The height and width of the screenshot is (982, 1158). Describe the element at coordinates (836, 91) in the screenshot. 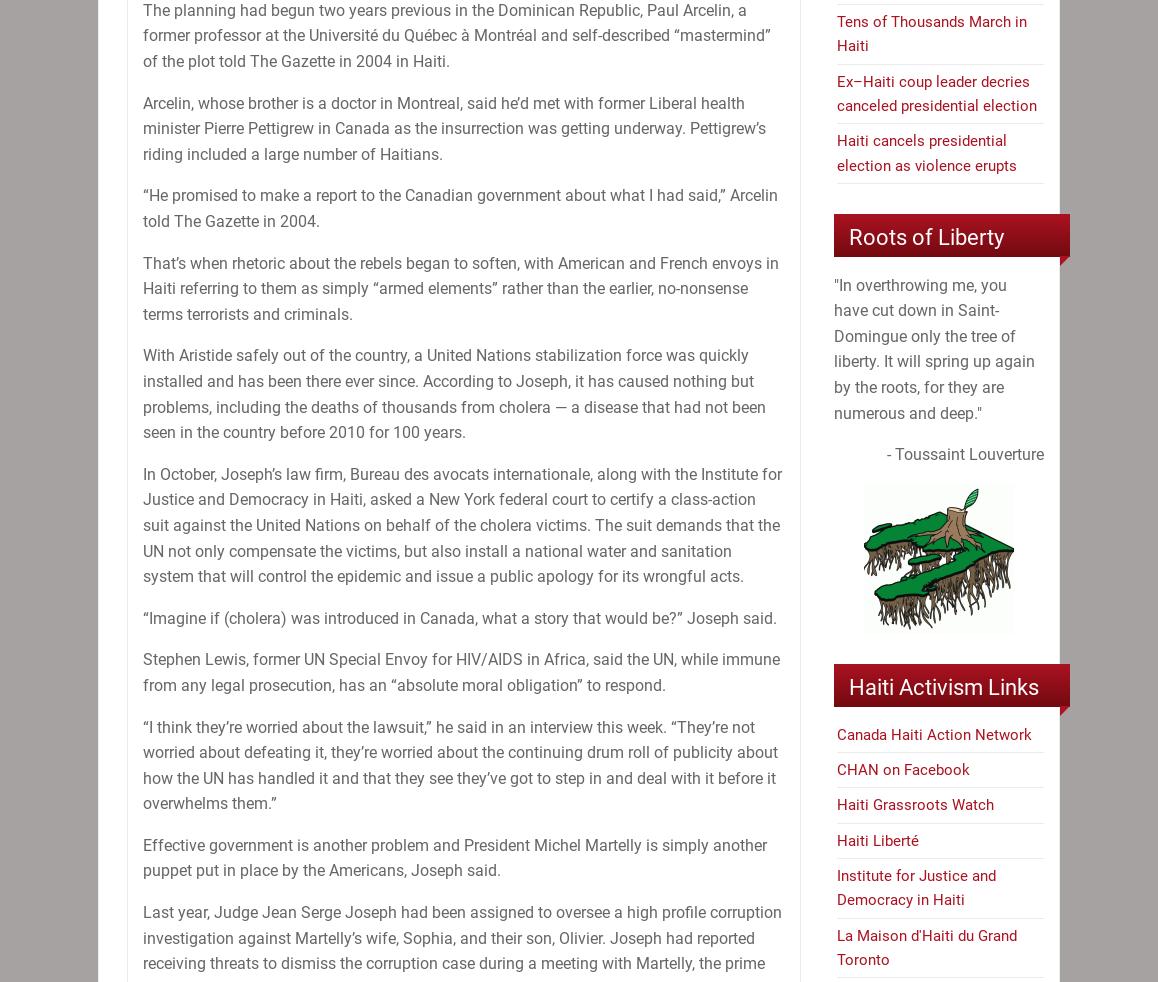

I see `'Ex–Haiti coup leader decries canceled presidential election'` at that location.